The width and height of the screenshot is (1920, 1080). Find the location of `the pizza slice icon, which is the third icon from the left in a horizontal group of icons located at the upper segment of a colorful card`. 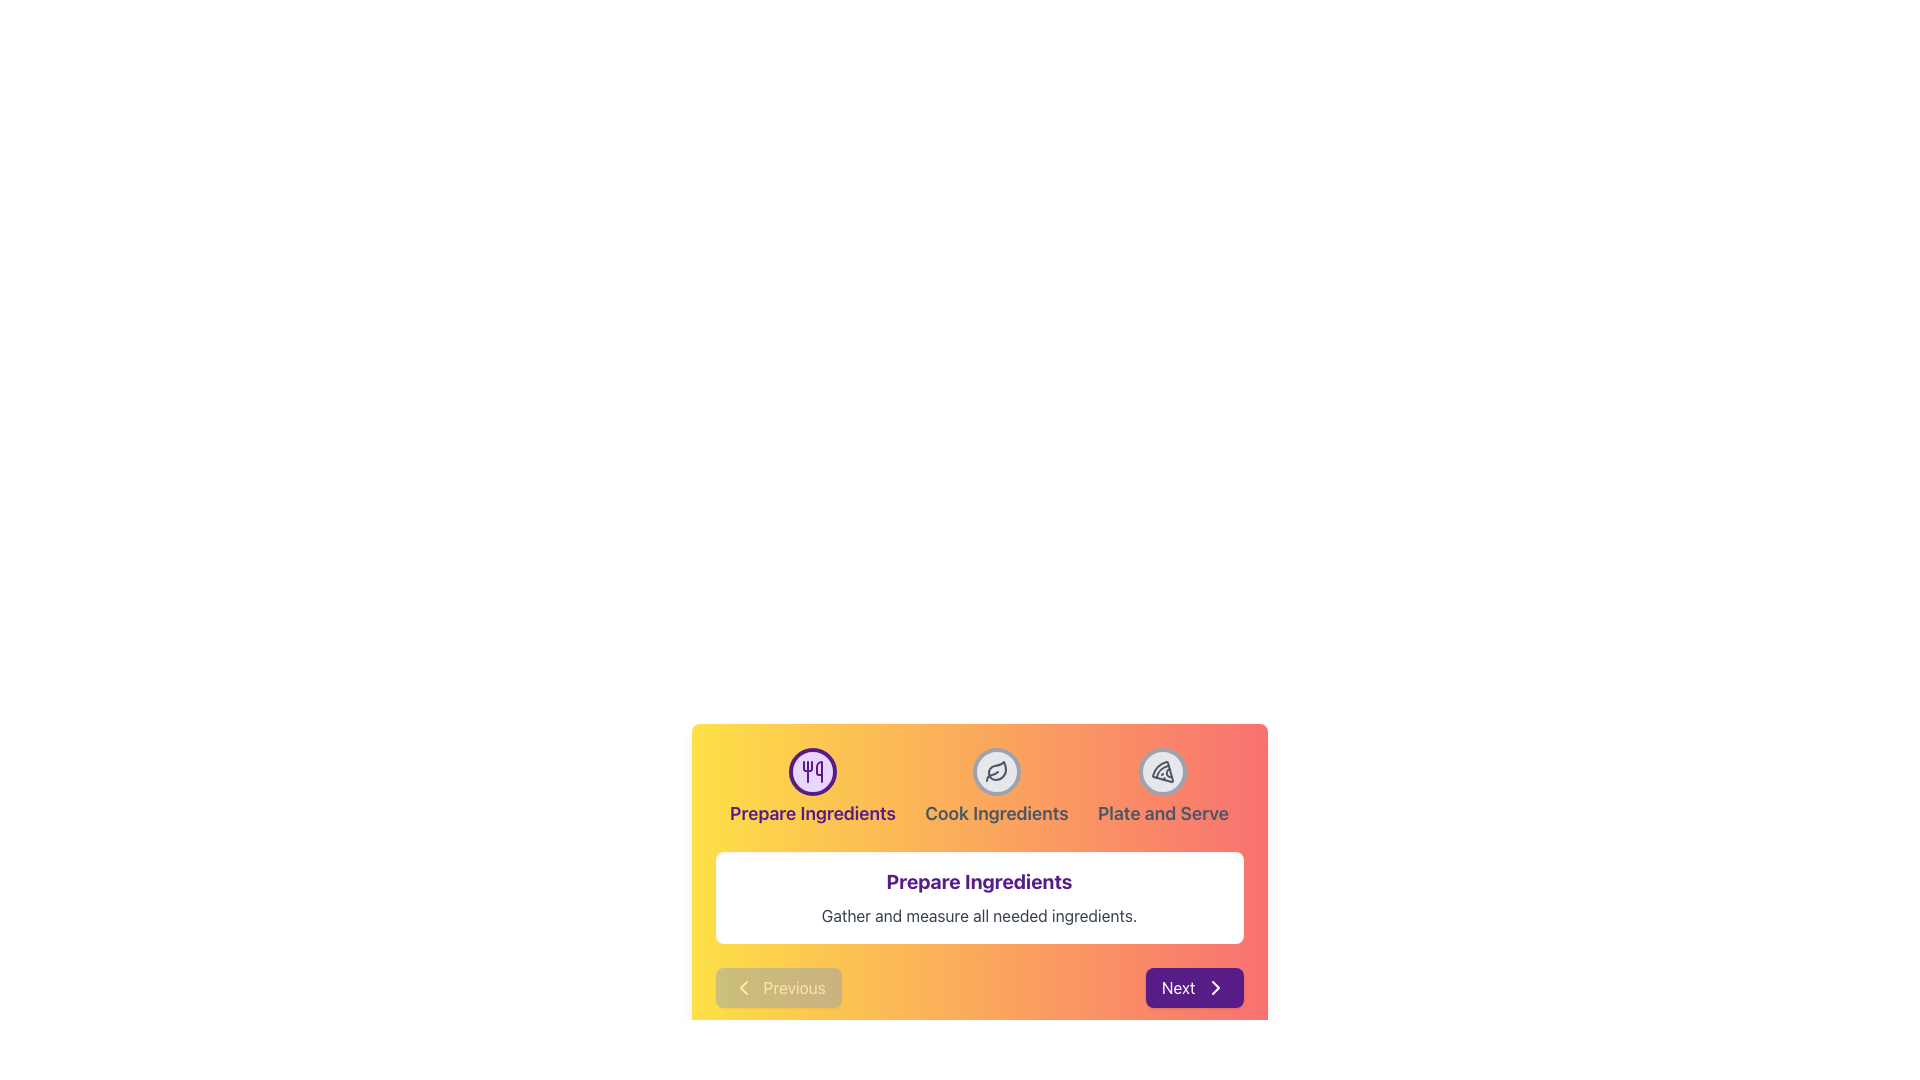

the pizza slice icon, which is the third icon from the left in a horizontal group of icons located at the upper segment of a colorful card is located at coordinates (1162, 770).